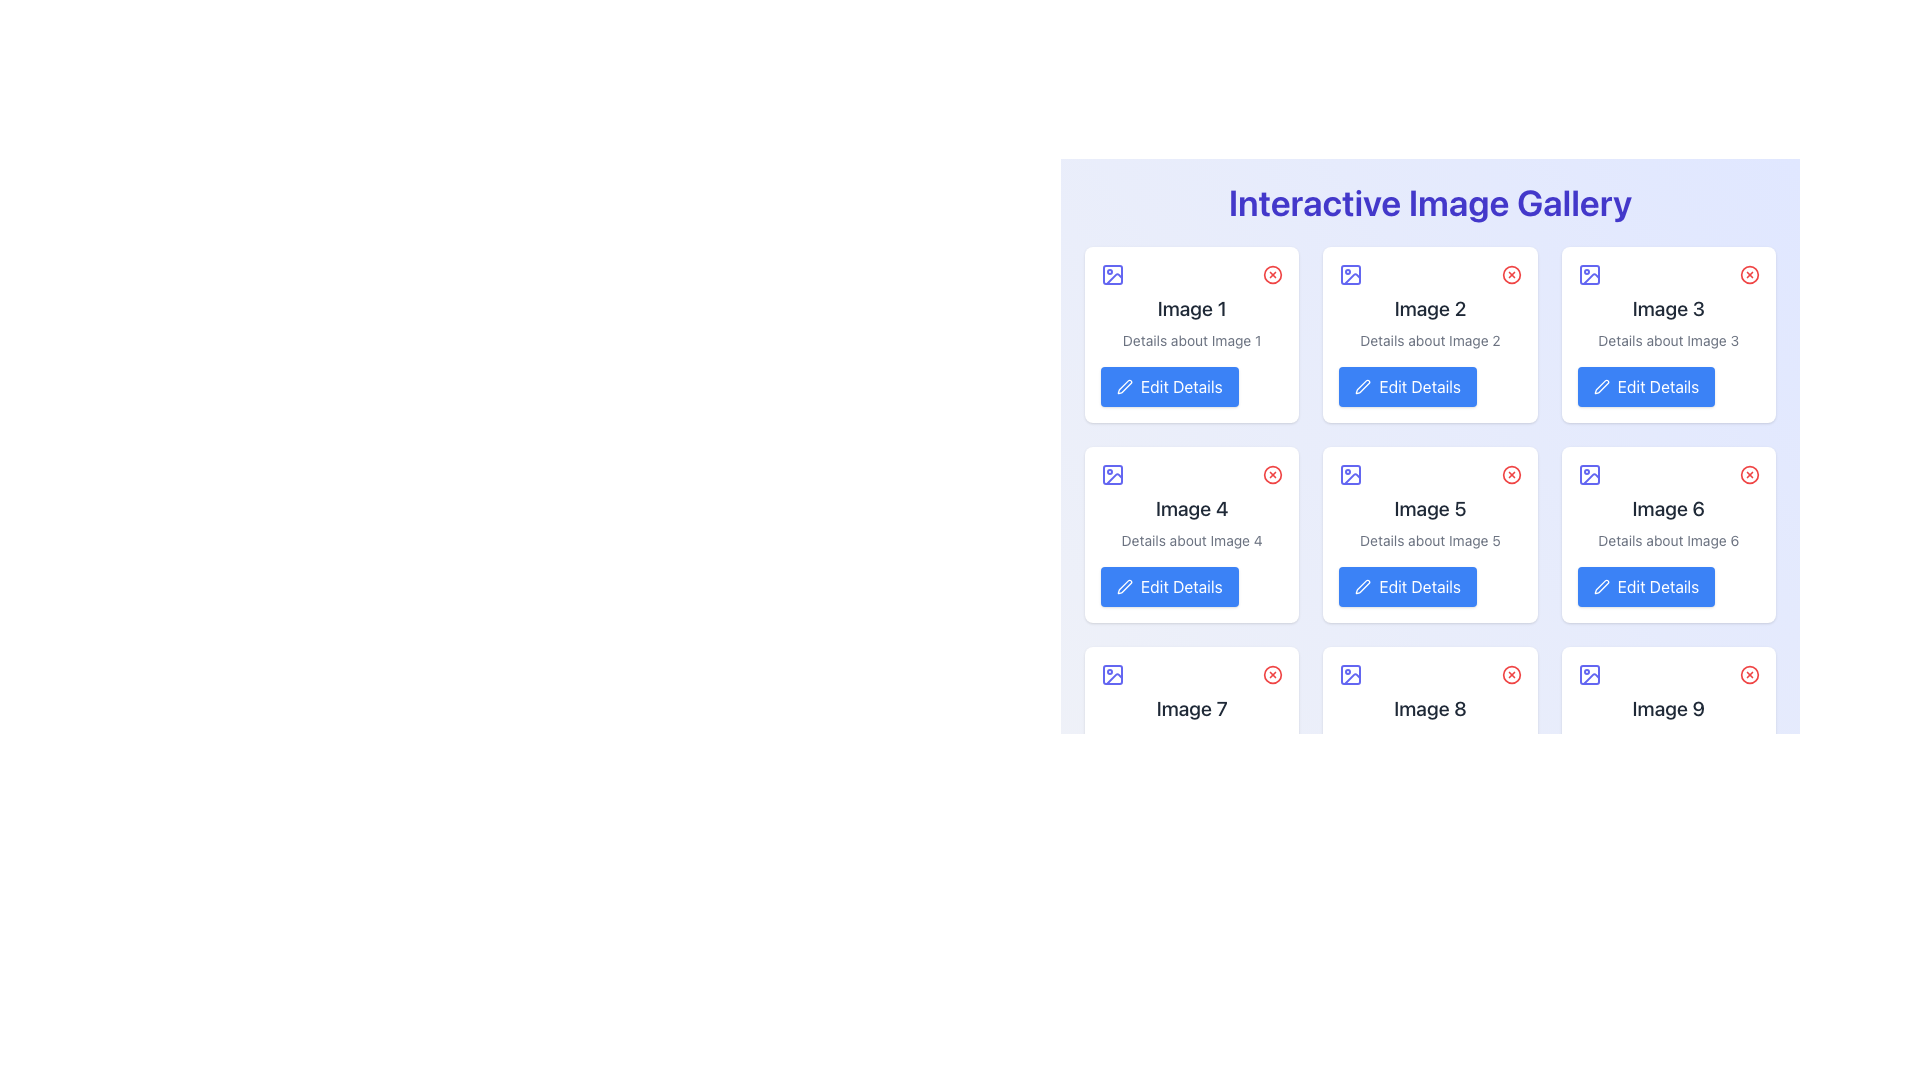 This screenshot has height=1080, width=1920. I want to click on the text label that serves as a descriptive subtitle for 'Image 6', located in the second row, third column of a grid layout, so click(1668, 540).